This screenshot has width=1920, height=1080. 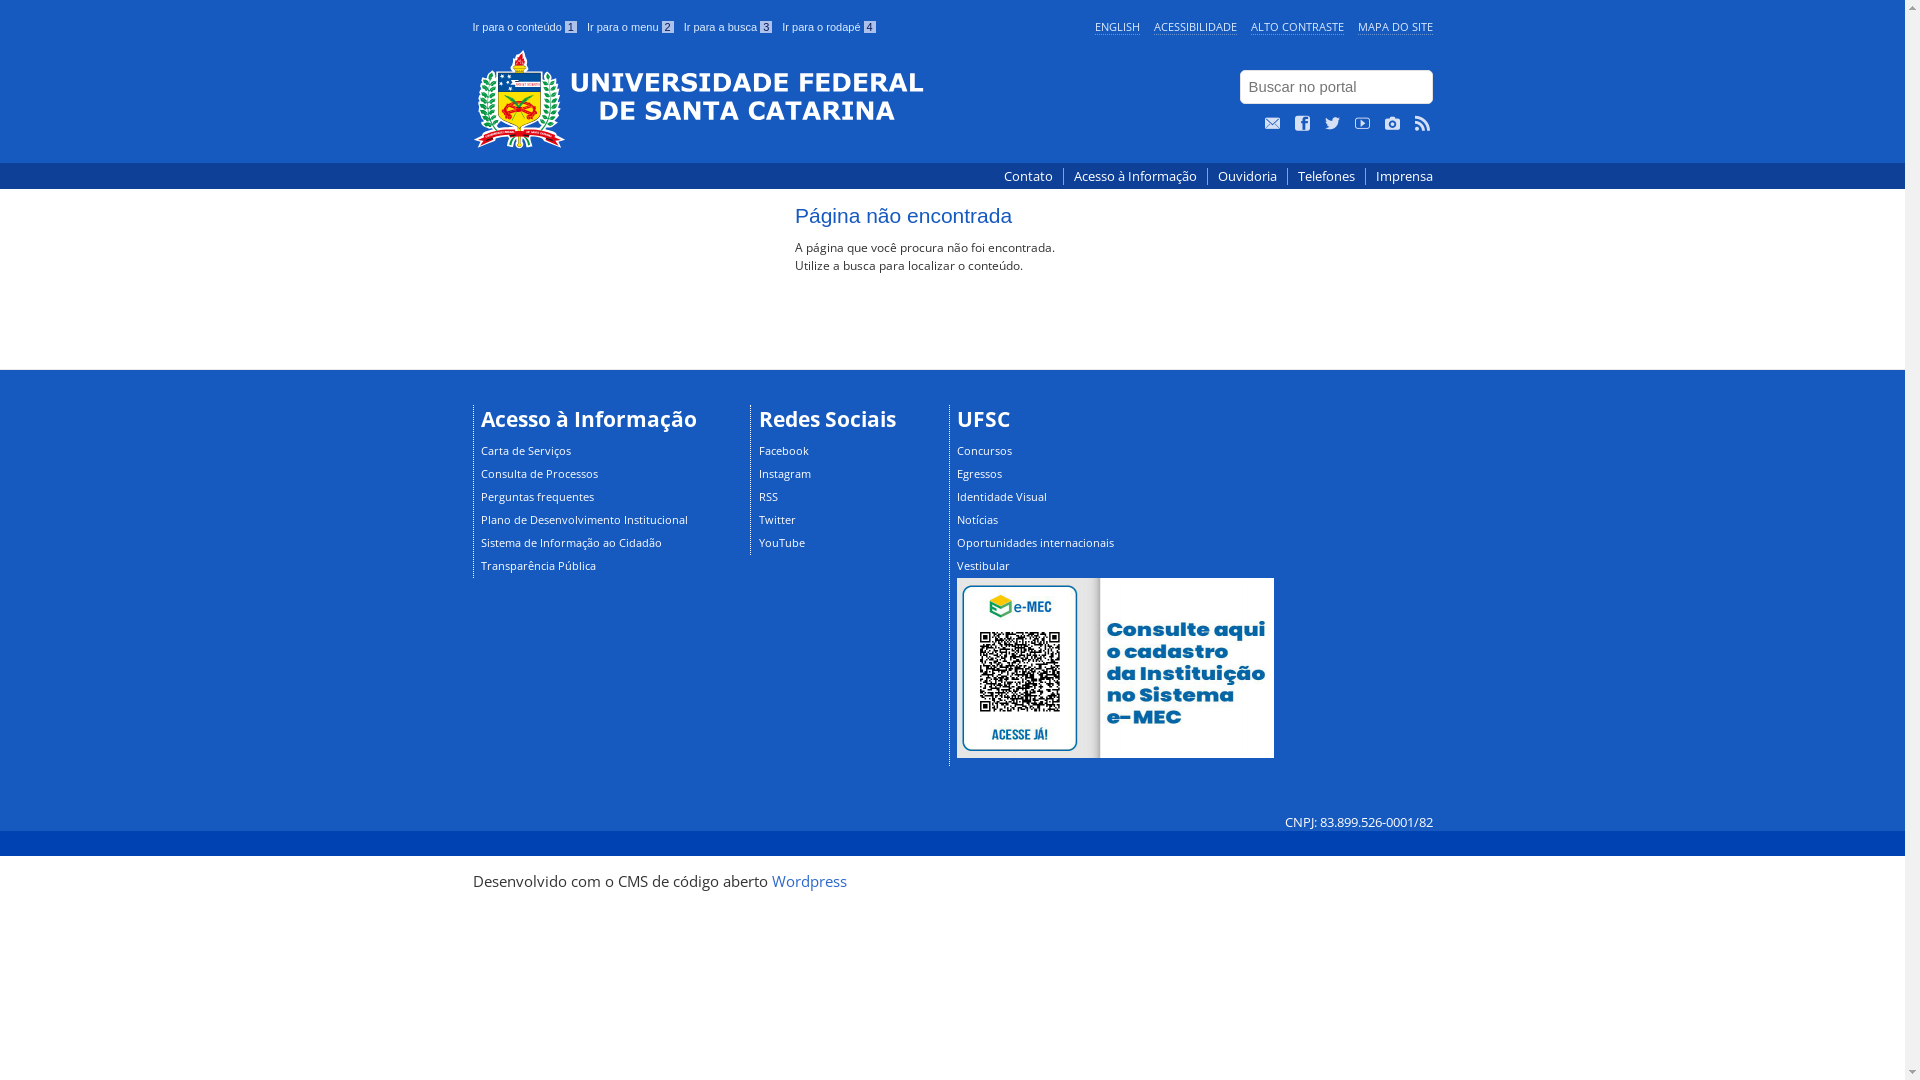 I want to click on 'RSS', so click(x=757, y=495).